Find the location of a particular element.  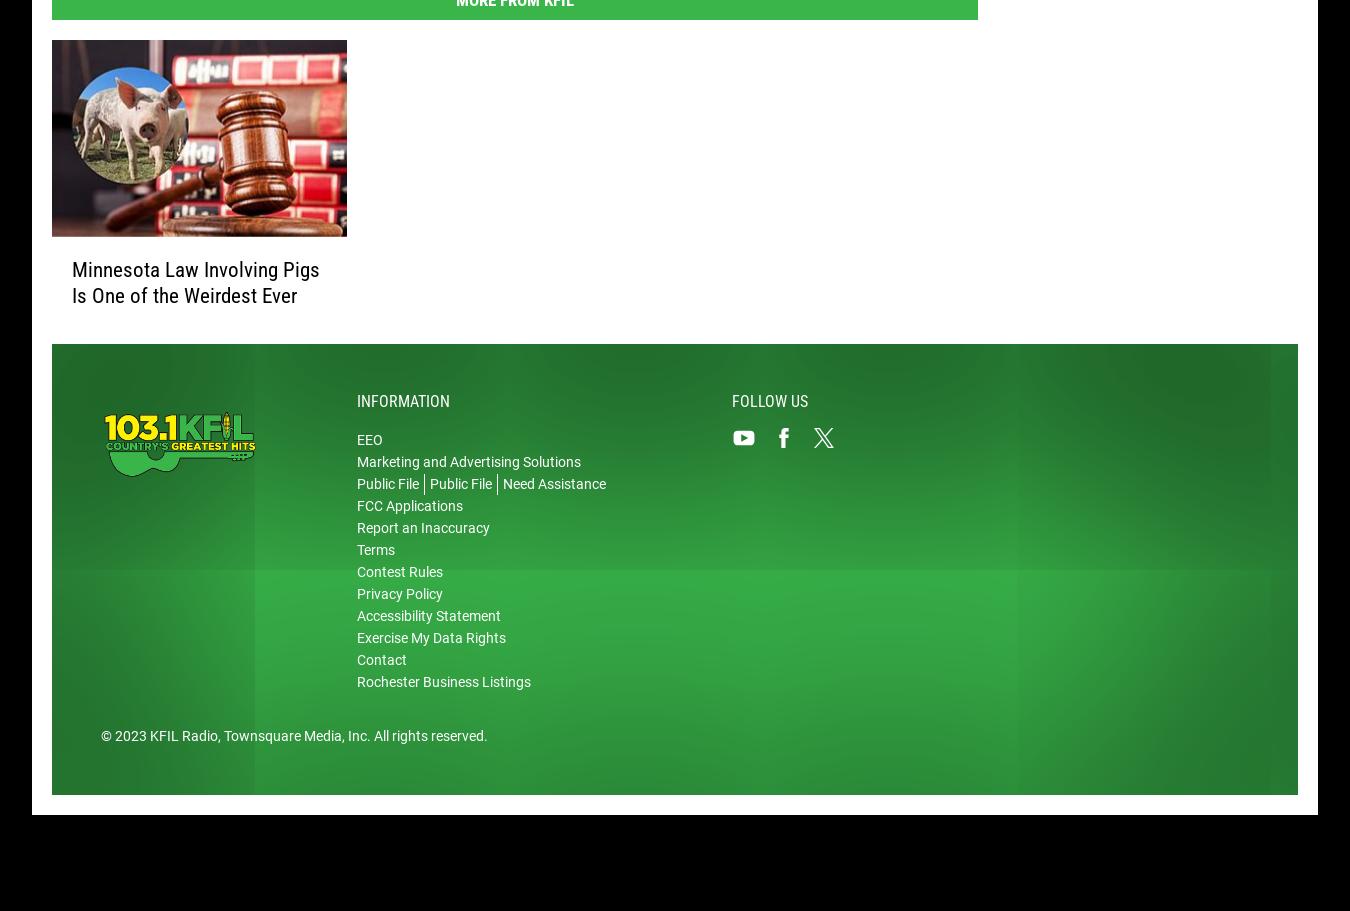

'. All rights reserved.' is located at coordinates (367, 738).